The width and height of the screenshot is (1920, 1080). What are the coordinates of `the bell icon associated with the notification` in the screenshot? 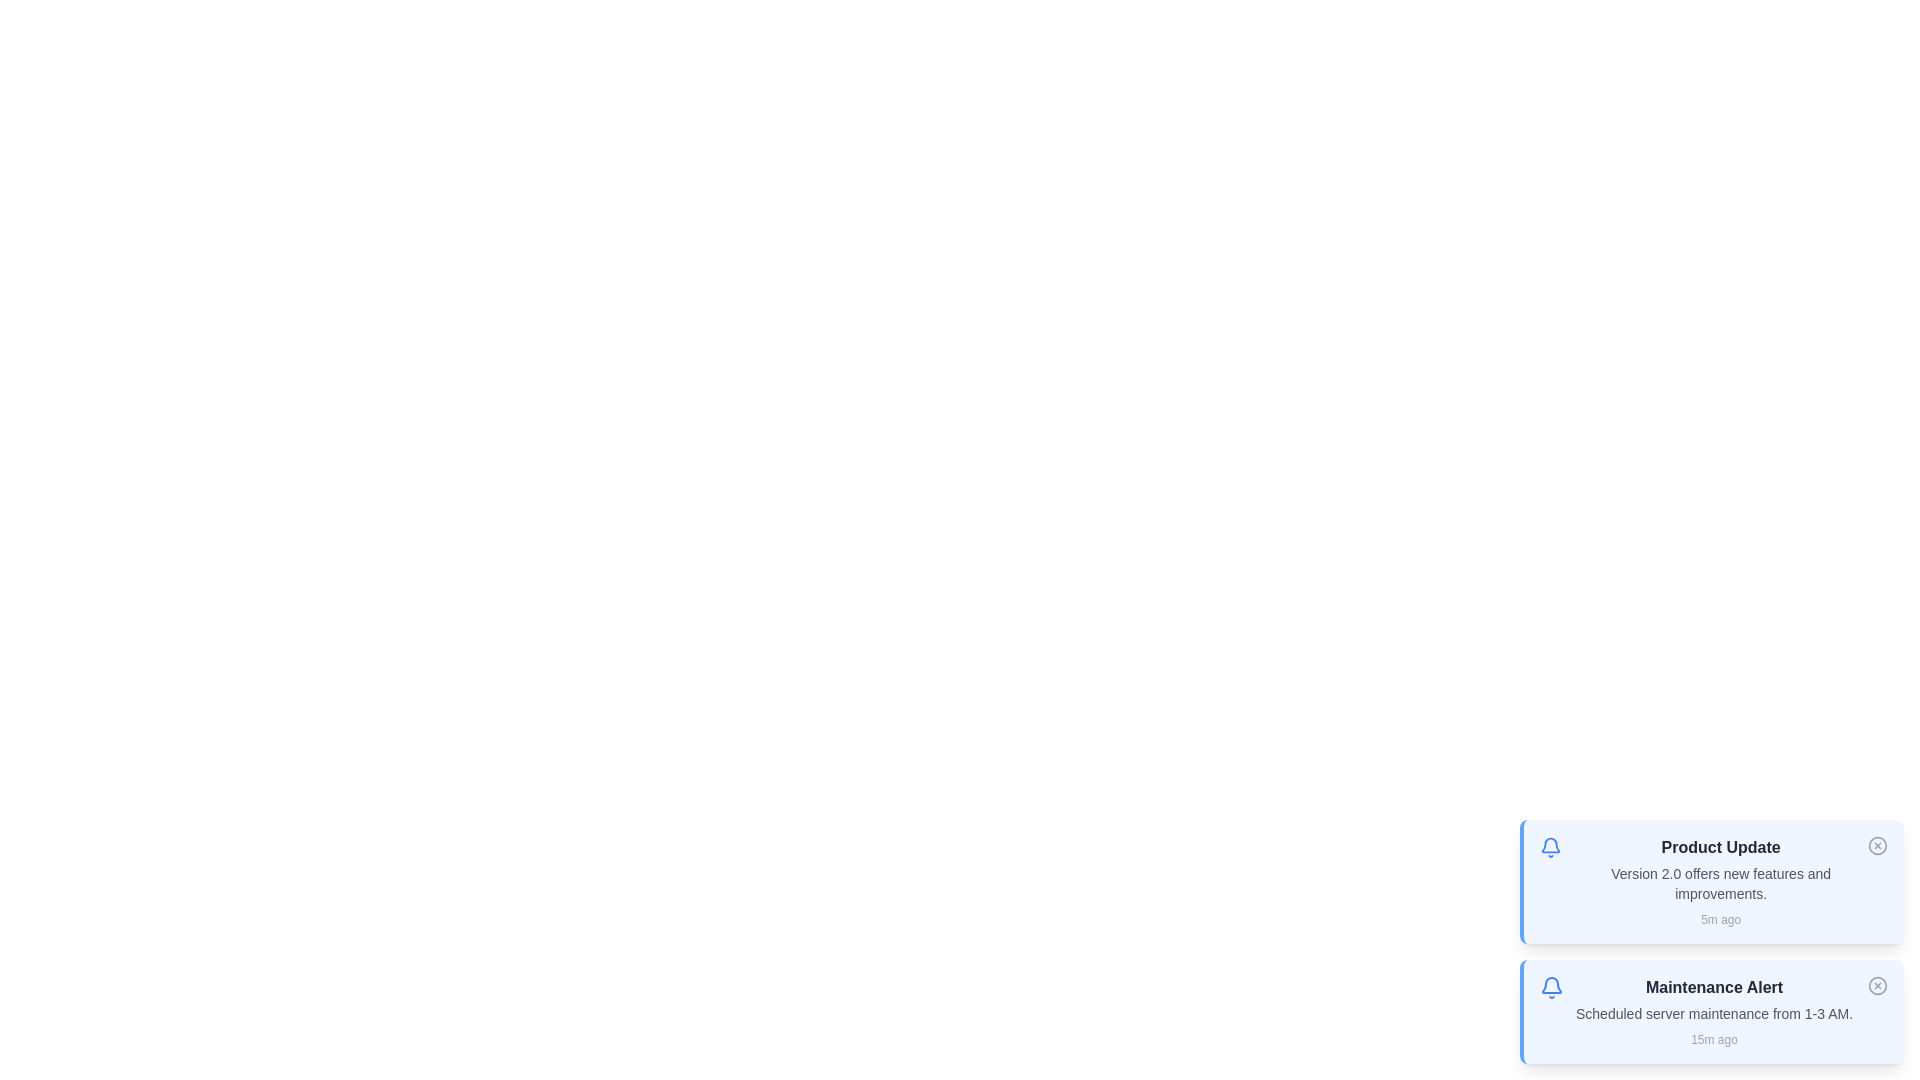 It's located at (1549, 848).